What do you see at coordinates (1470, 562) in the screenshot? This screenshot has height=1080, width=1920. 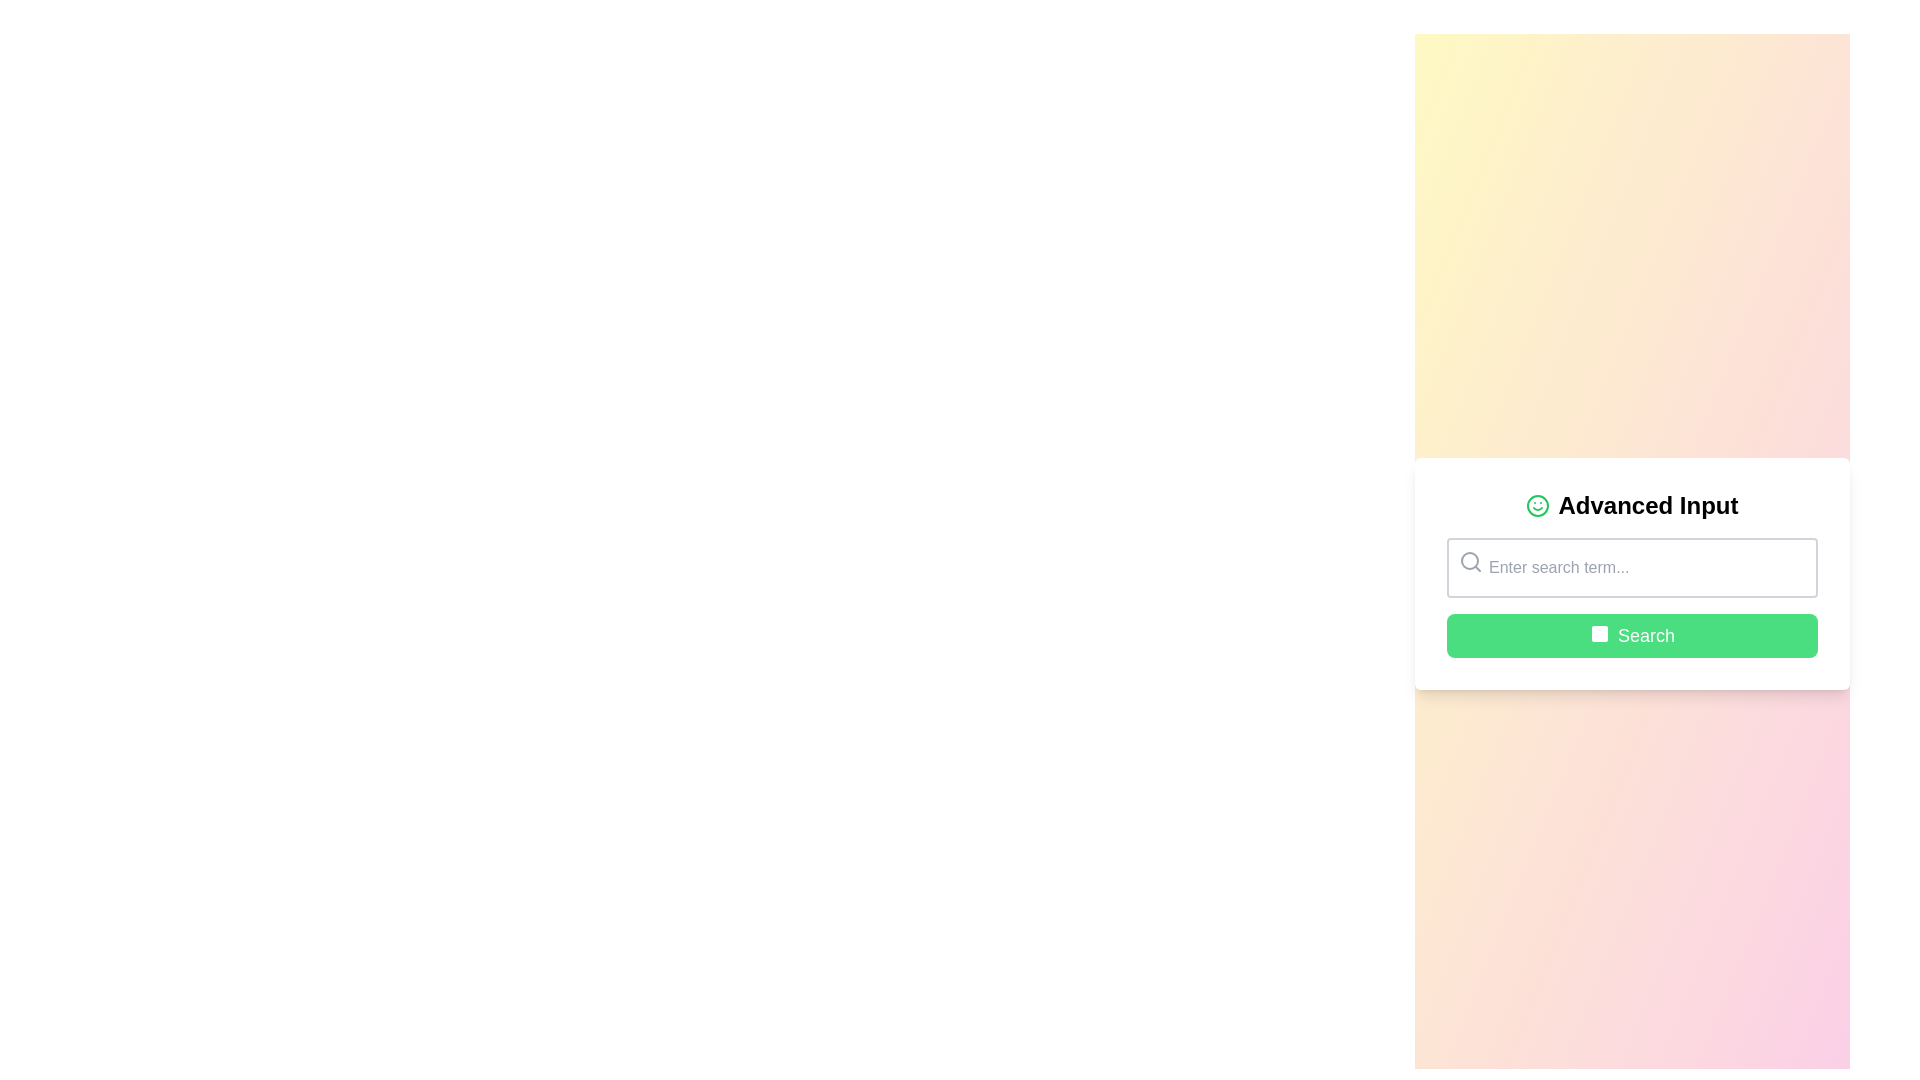 I see `the search icon located at the top-left corner of the text input area within the rounded rectangle UI component` at bounding box center [1470, 562].